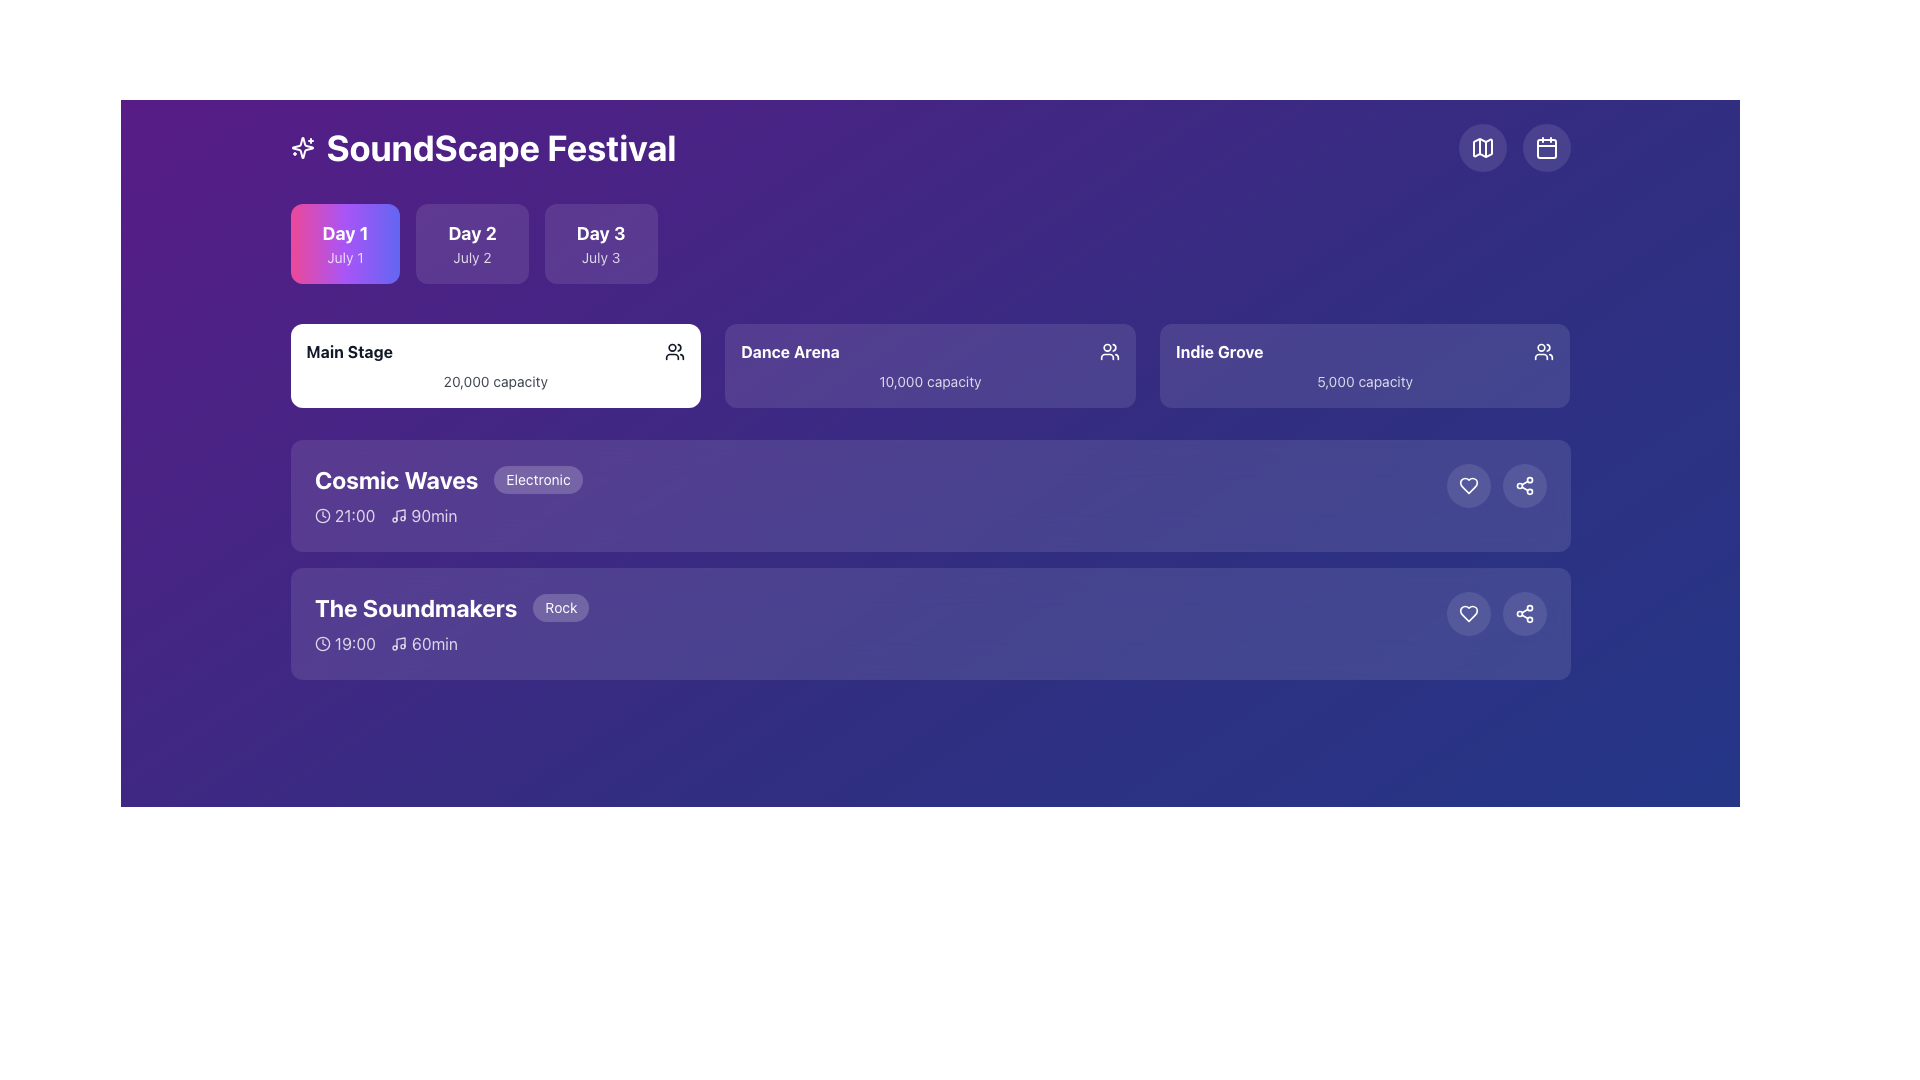 The height and width of the screenshot is (1080, 1920). I want to click on and interpret the text displayed in the text label '5,000 capacity', which is positioned below the title 'Indie Grove' within the venue card, so click(1364, 381).